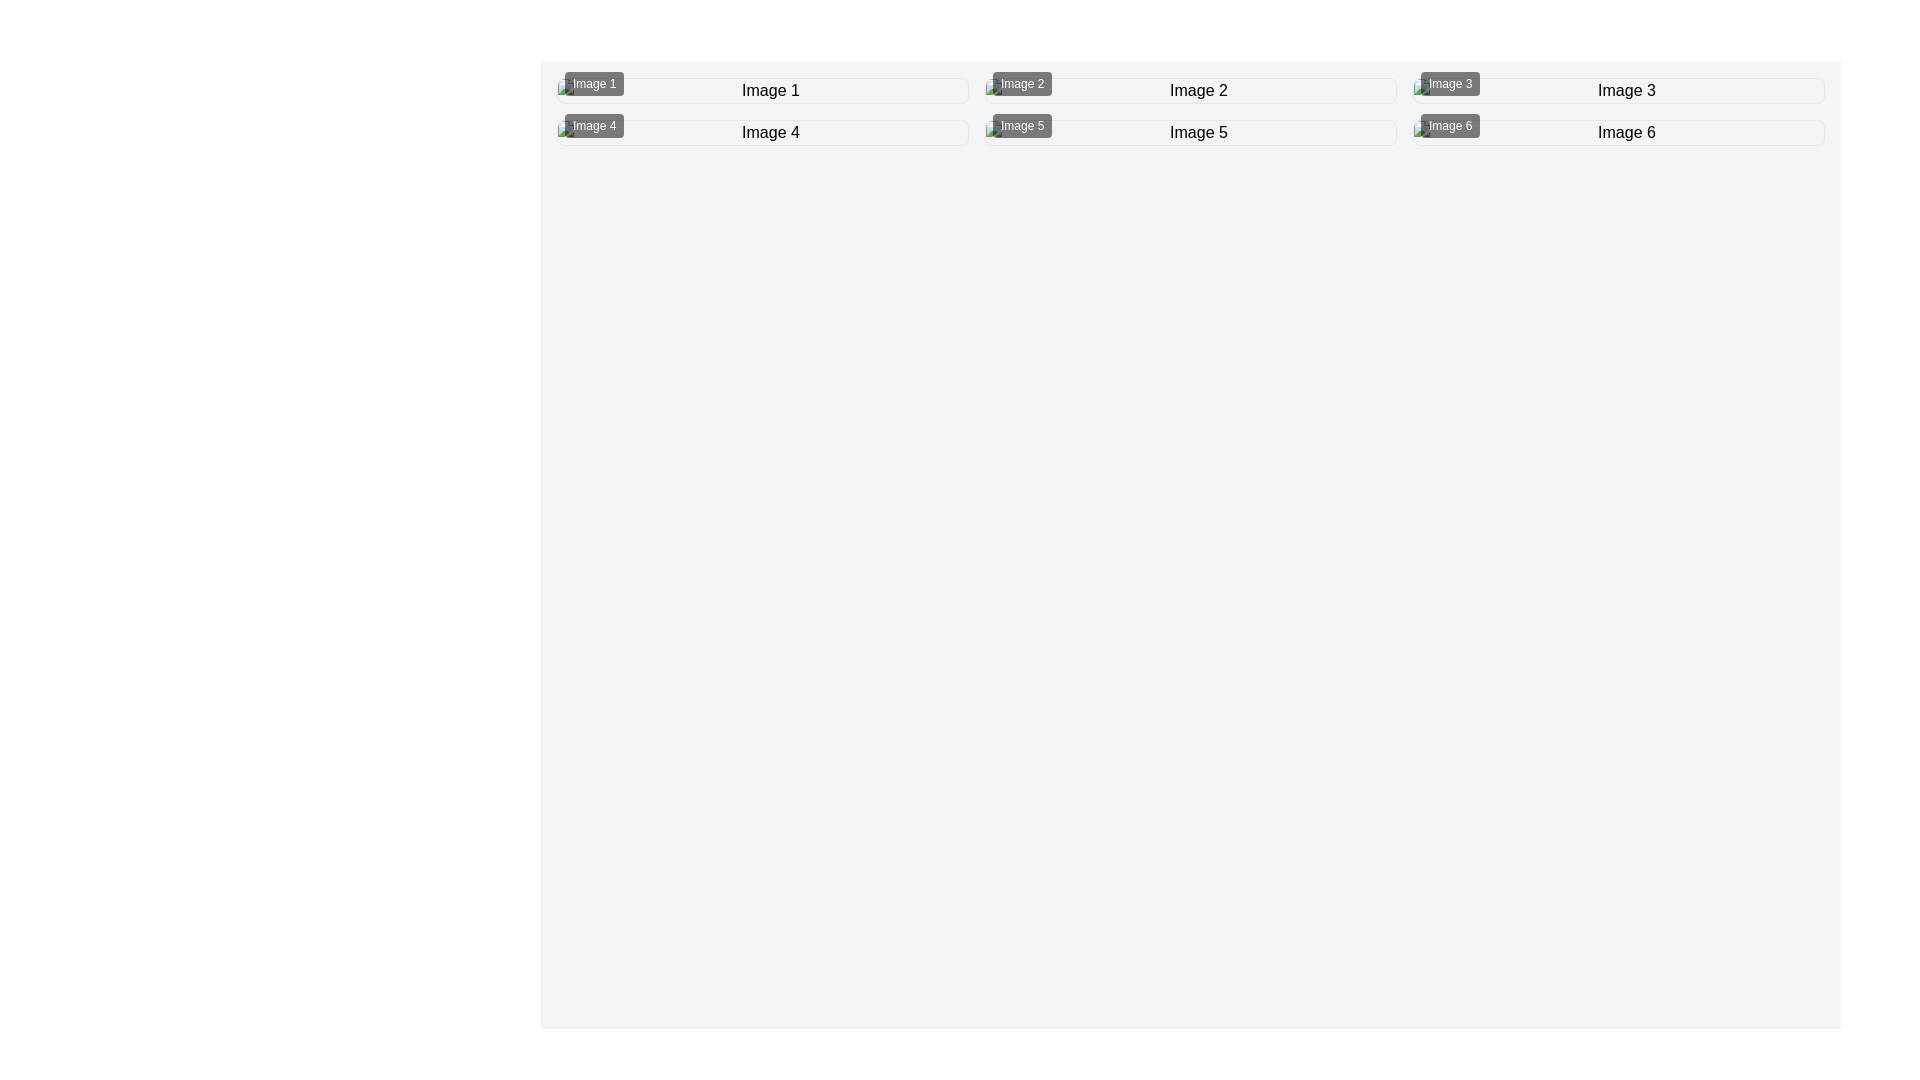 Image resolution: width=1920 pixels, height=1080 pixels. Describe the element at coordinates (593, 83) in the screenshot. I see `the Text label that identifies 'Image 1', located in the top-left corner of the associated image` at that location.